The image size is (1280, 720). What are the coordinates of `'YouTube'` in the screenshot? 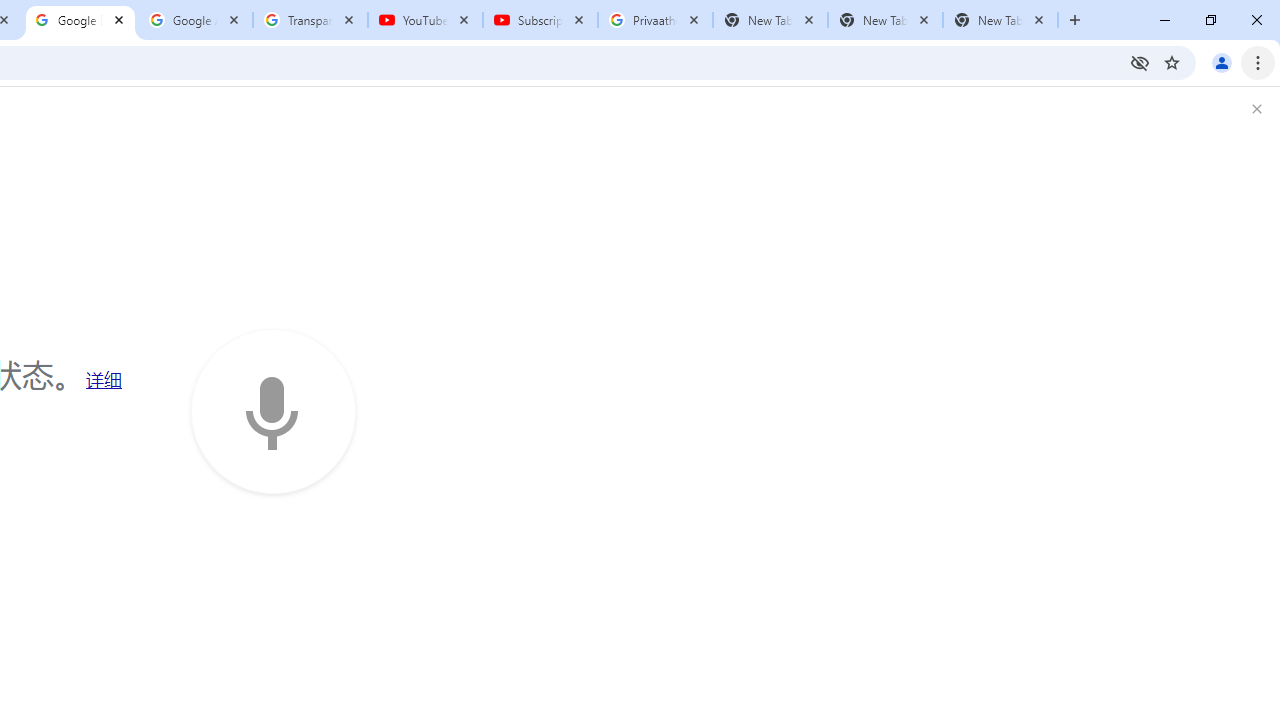 It's located at (423, 20).